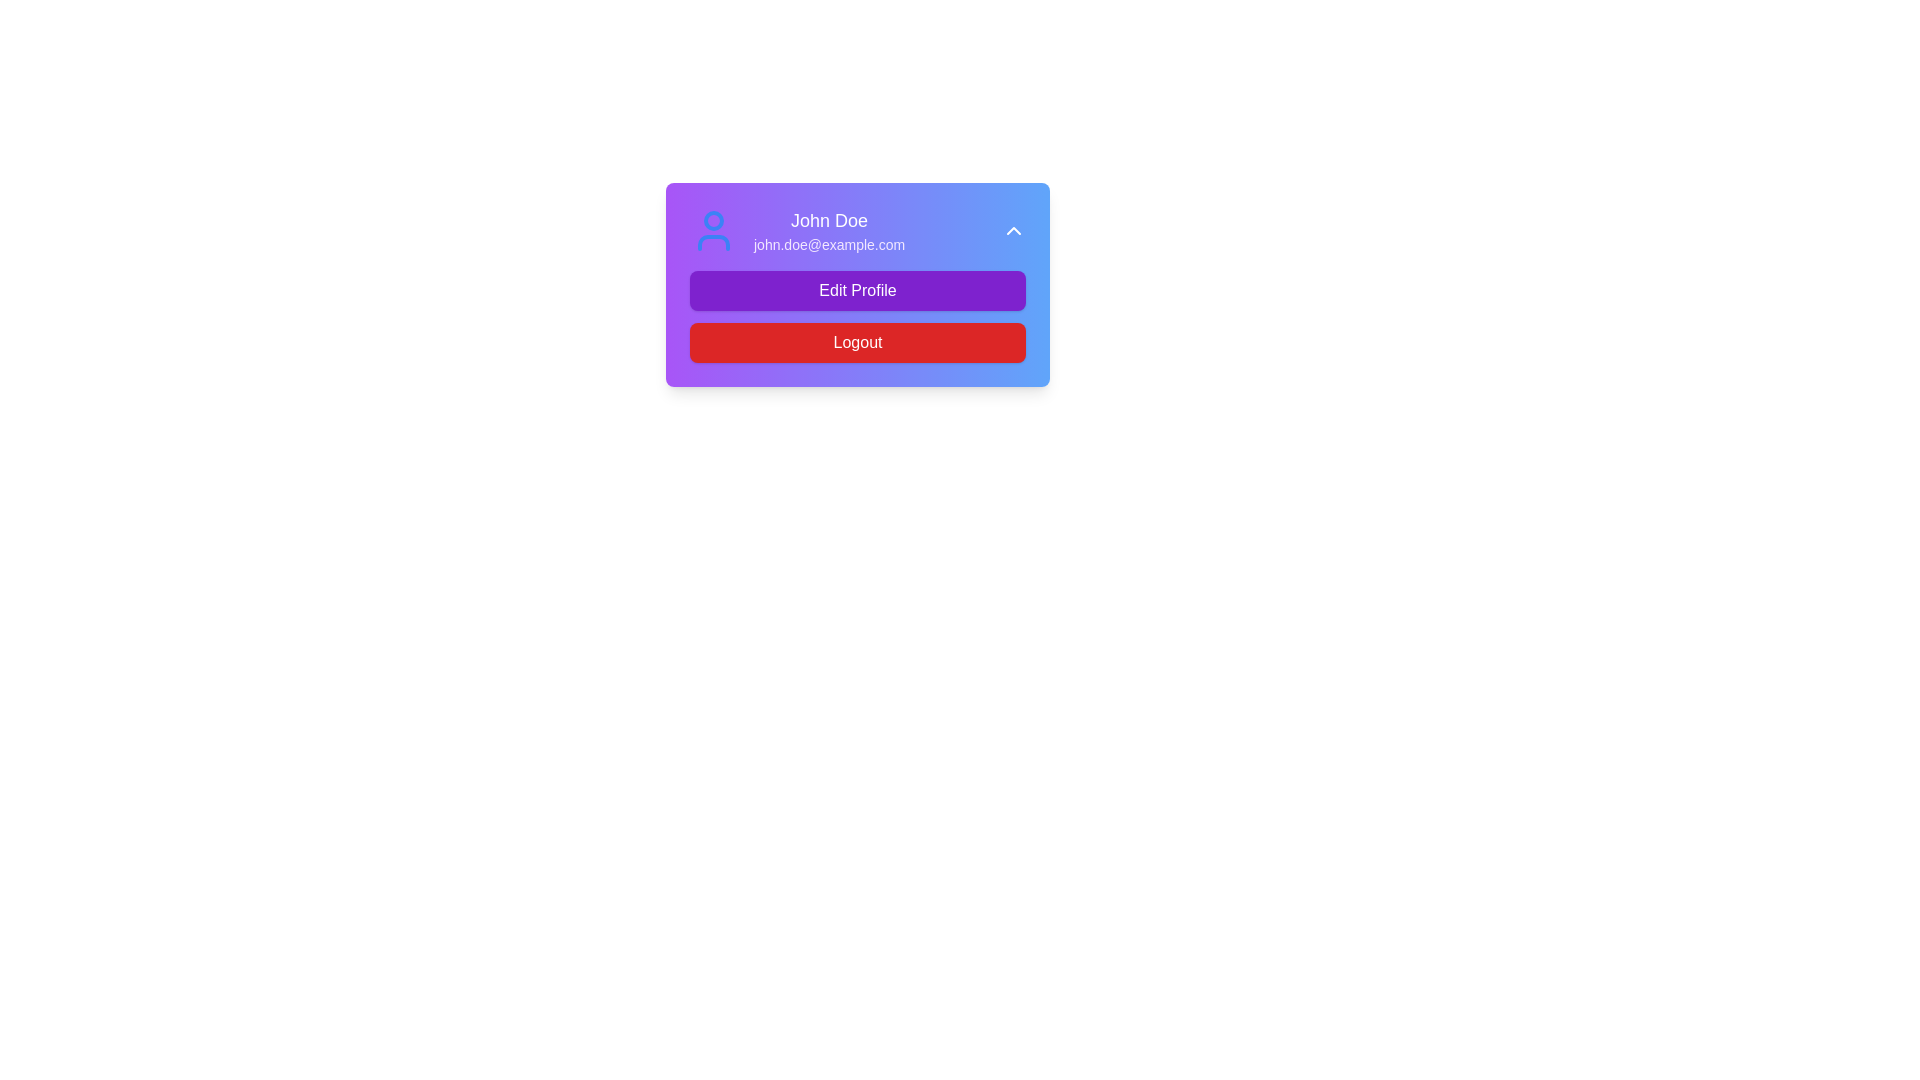 The width and height of the screenshot is (1920, 1080). What do you see at coordinates (1013, 230) in the screenshot?
I see `the upward-pointing arrow button located at the top-right corner of the profile card` at bounding box center [1013, 230].